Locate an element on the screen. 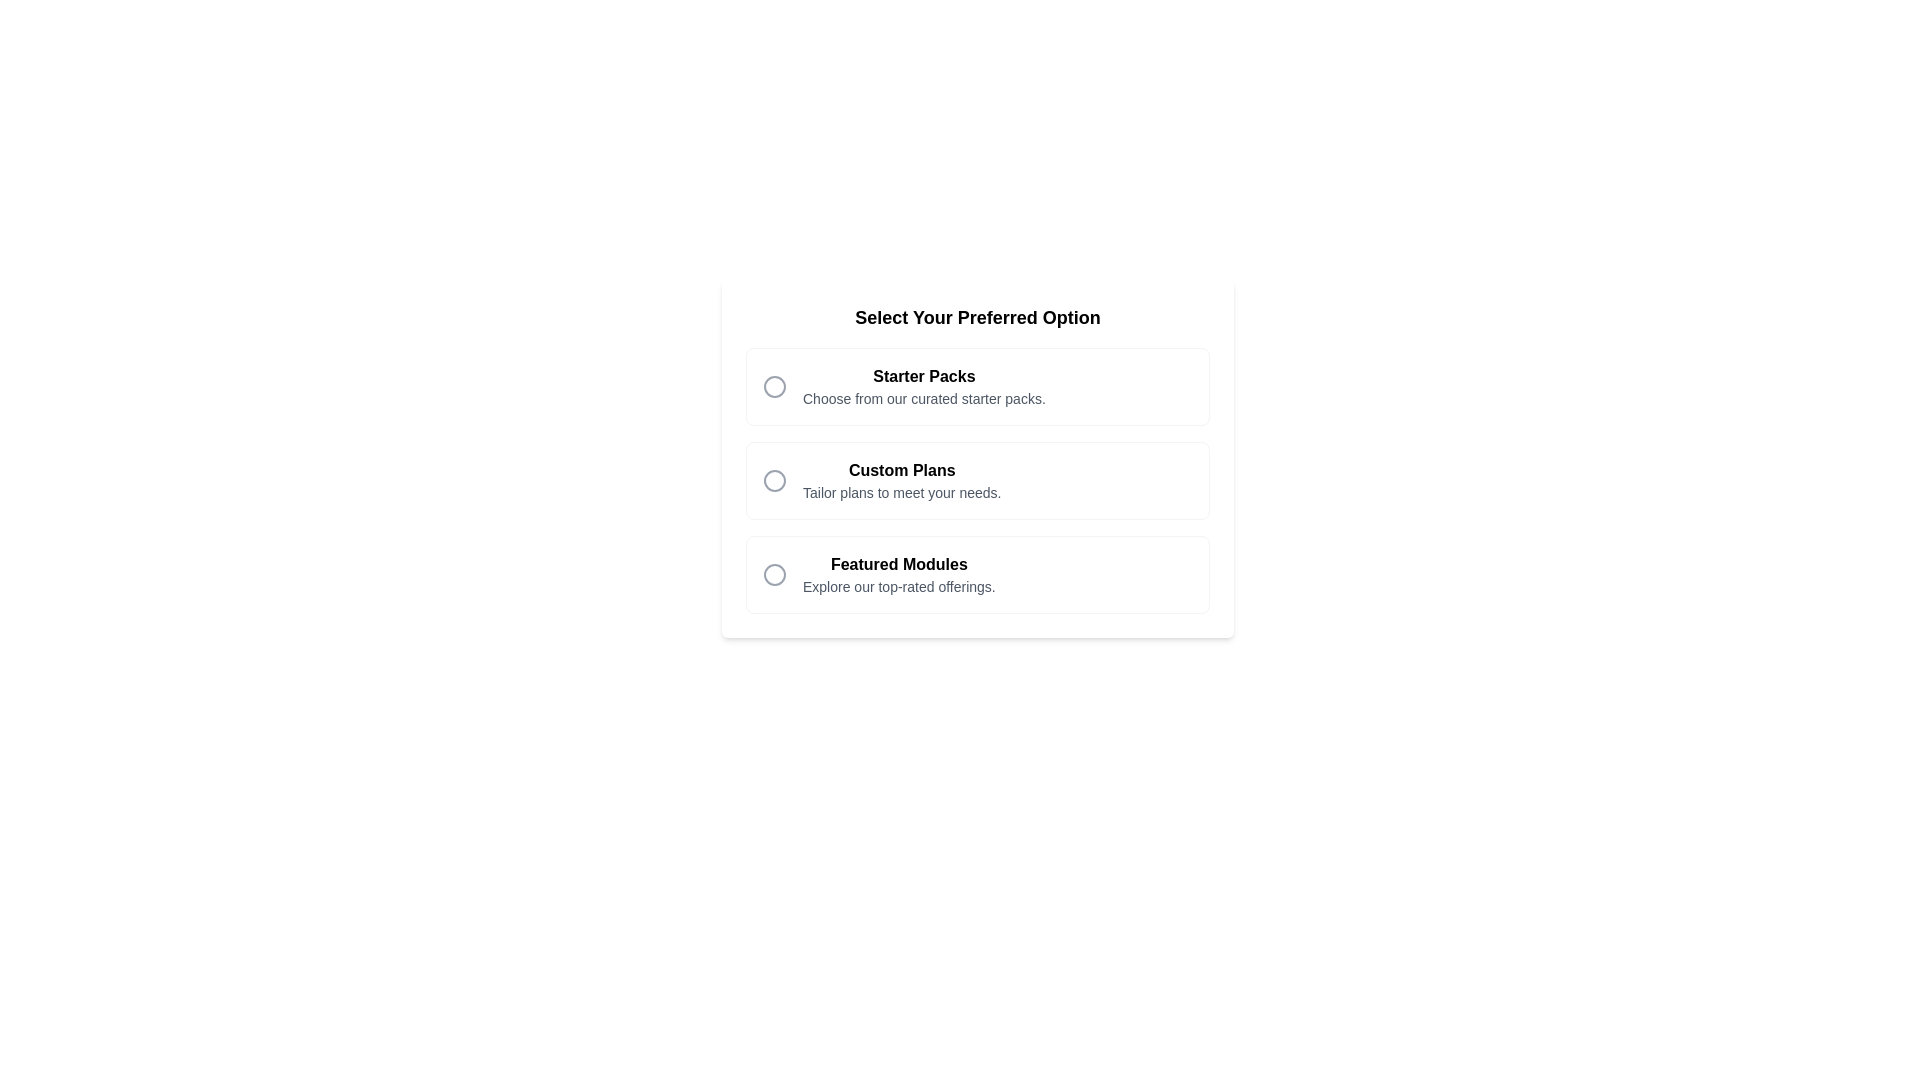 This screenshot has width=1920, height=1080. the state of the hollow circular Icon component located in the third row of options under the 'Featured Modules' title is located at coordinates (773, 574).